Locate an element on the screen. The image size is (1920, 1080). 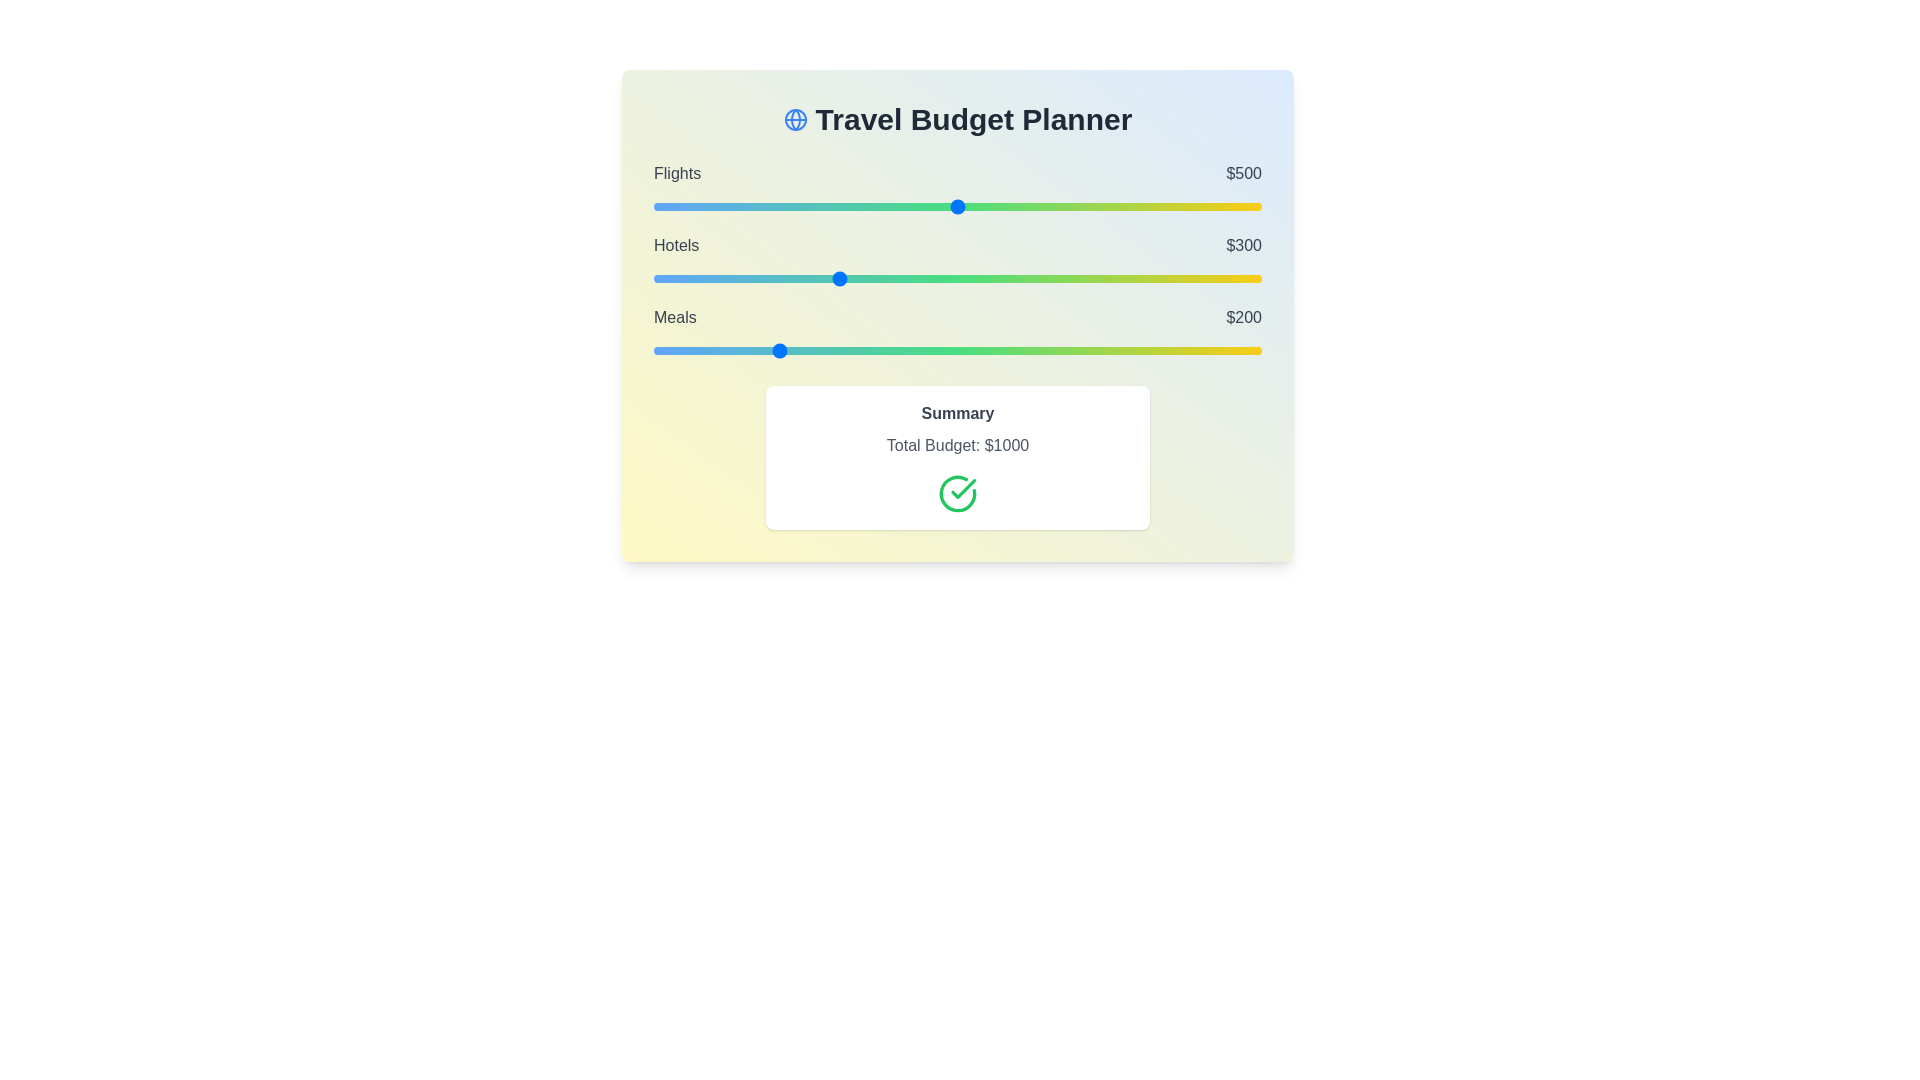
the 'Flights' budget slider to 528 is located at coordinates (974, 207).